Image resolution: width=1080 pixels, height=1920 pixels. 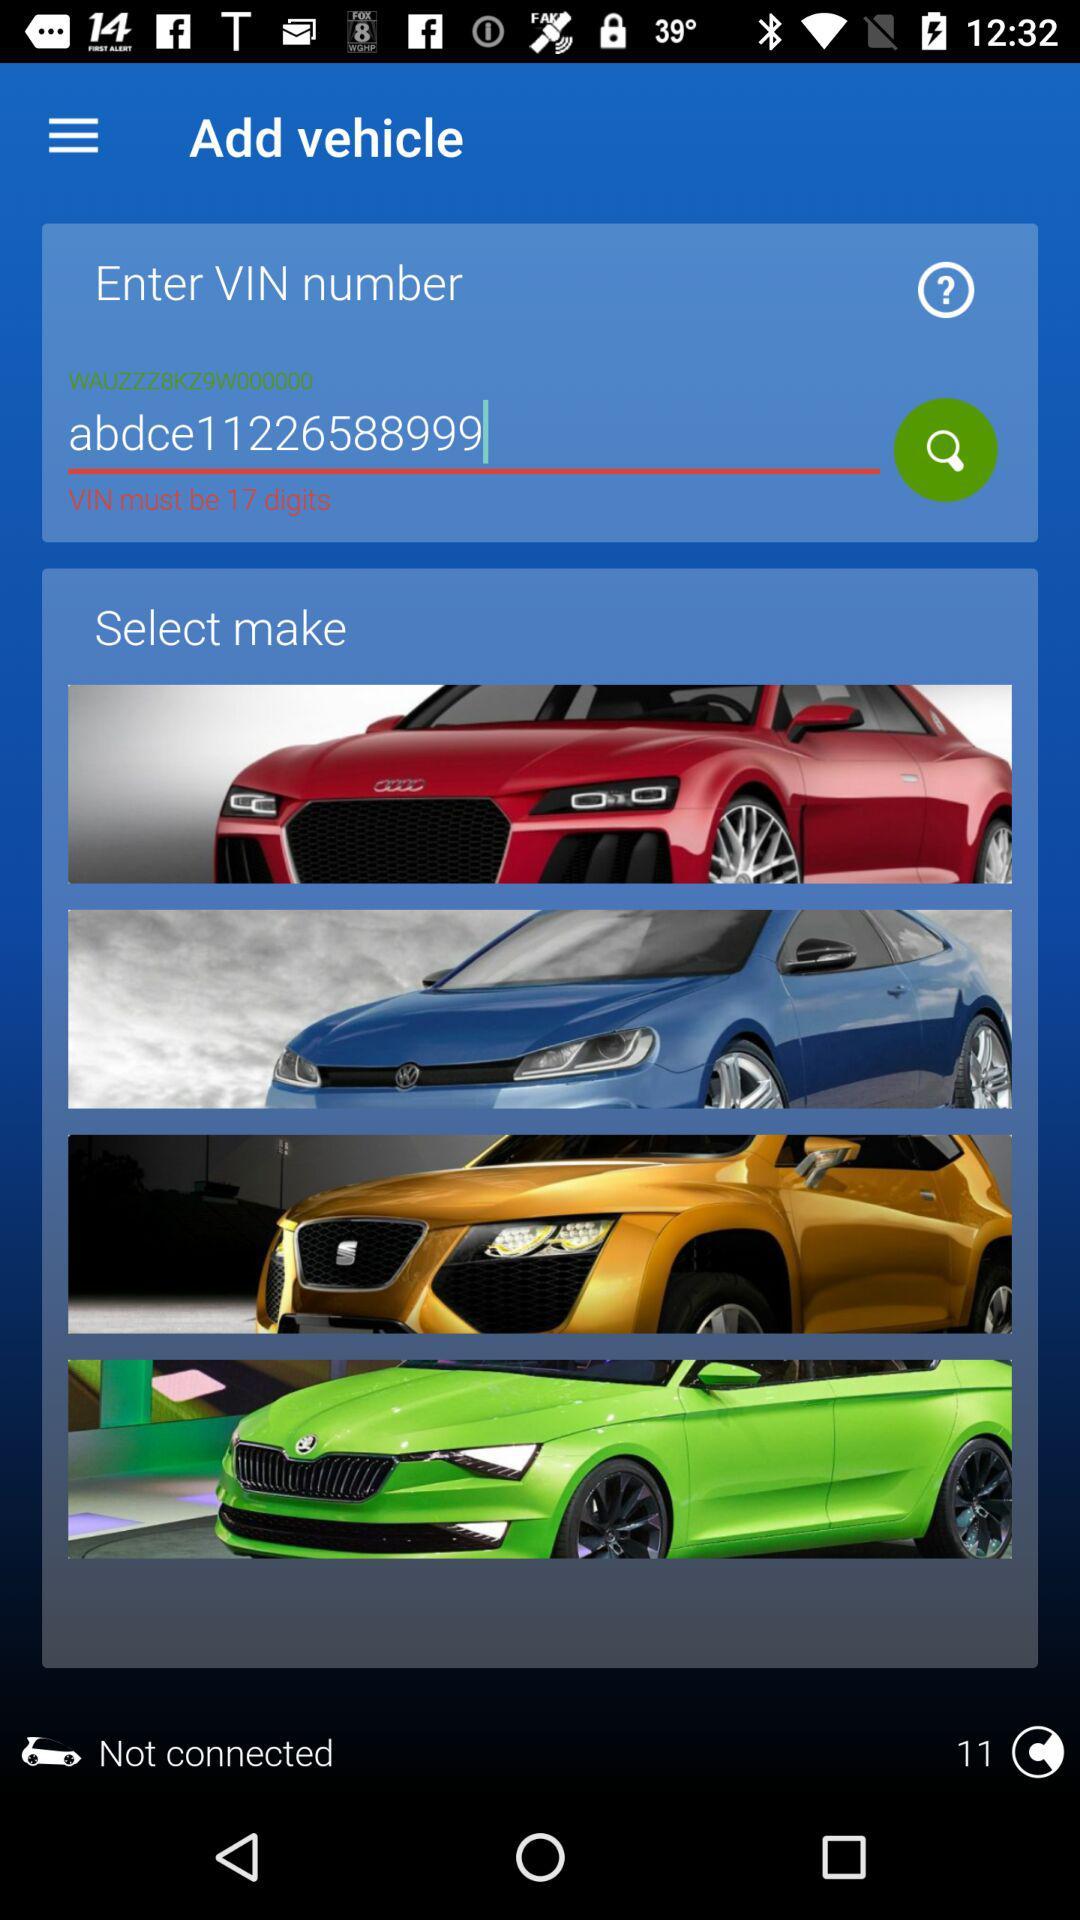 What do you see at coordinates (540, 1009) in the screenshot?
I see `volkswagen` at bounding box center [540, 1009].